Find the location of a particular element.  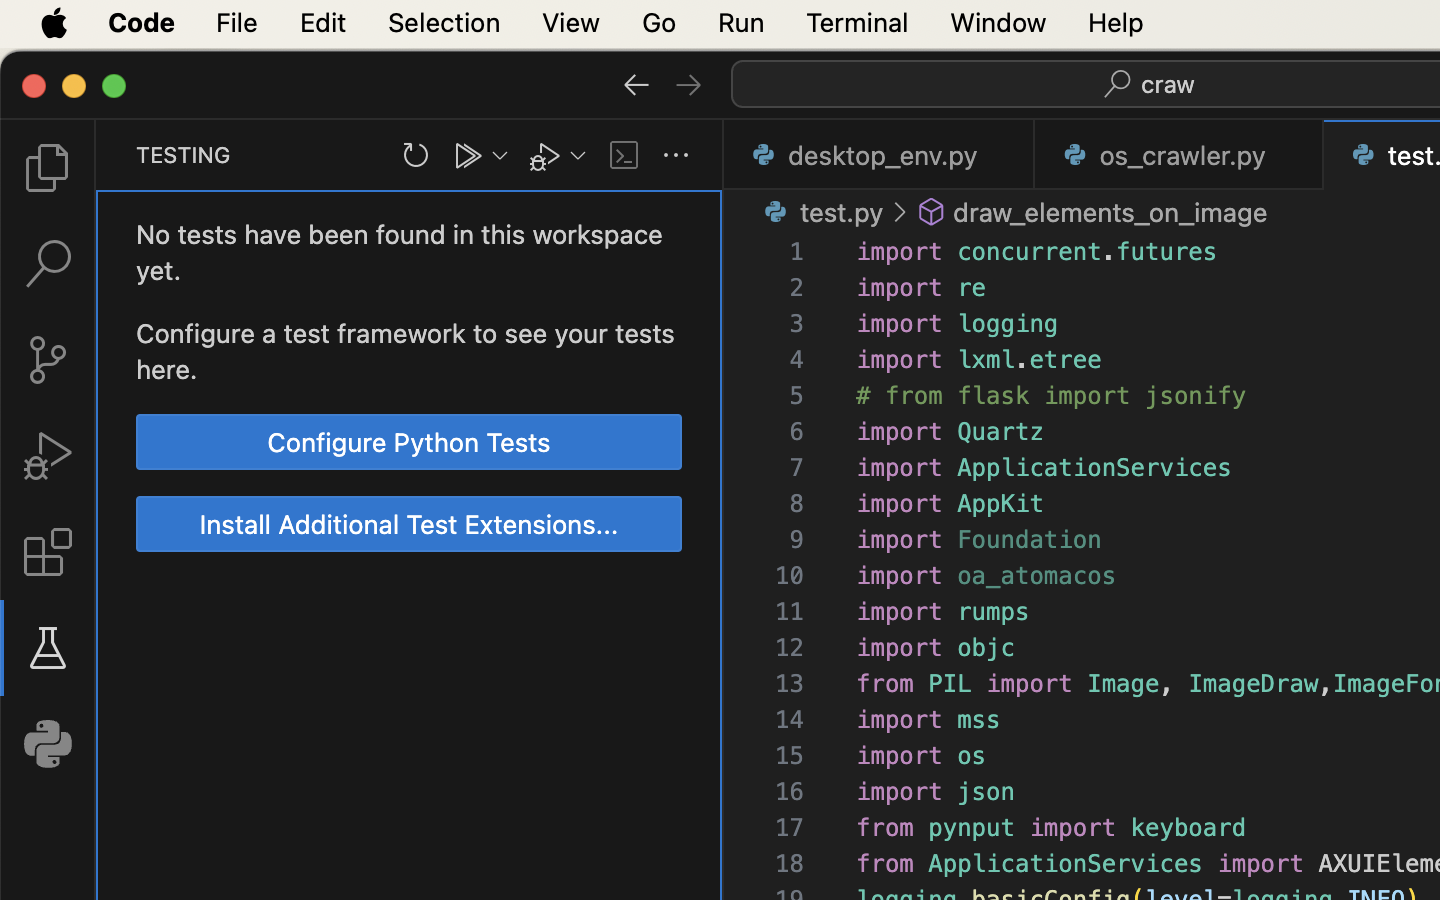

'' is located at coordinates (689, 82).